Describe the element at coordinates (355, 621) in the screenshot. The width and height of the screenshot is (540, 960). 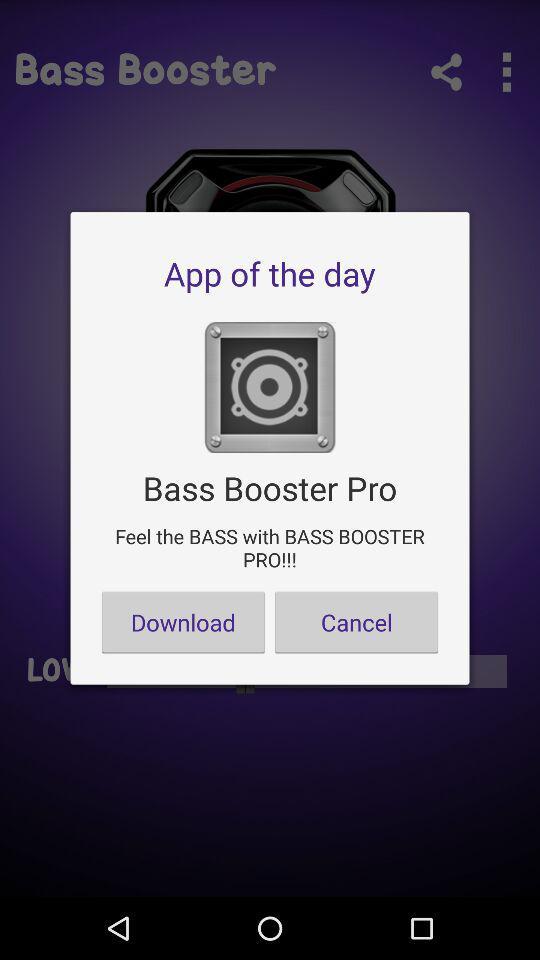
I see `the cancel` at that location.